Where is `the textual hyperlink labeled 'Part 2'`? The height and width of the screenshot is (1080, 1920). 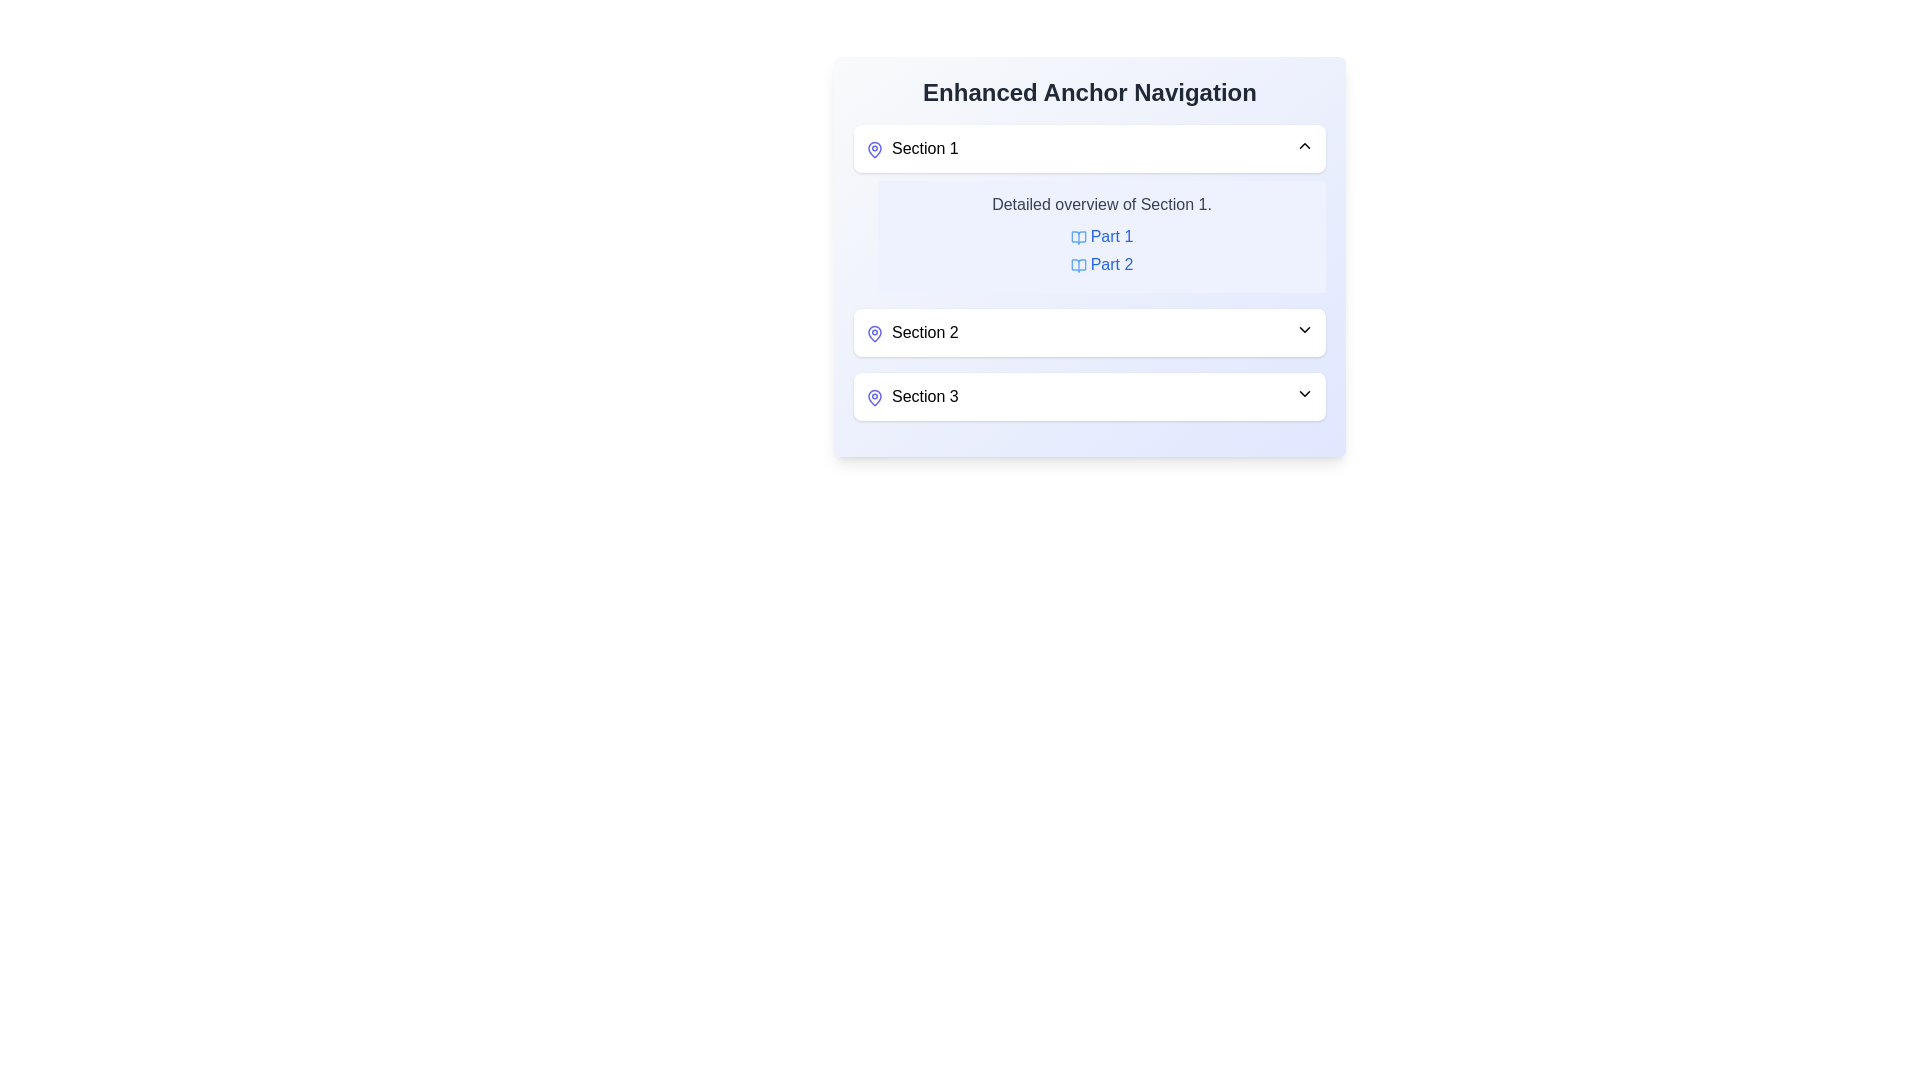
the textual hyperlink labeled 'Part 2' is located at coordinates (1101, 263).